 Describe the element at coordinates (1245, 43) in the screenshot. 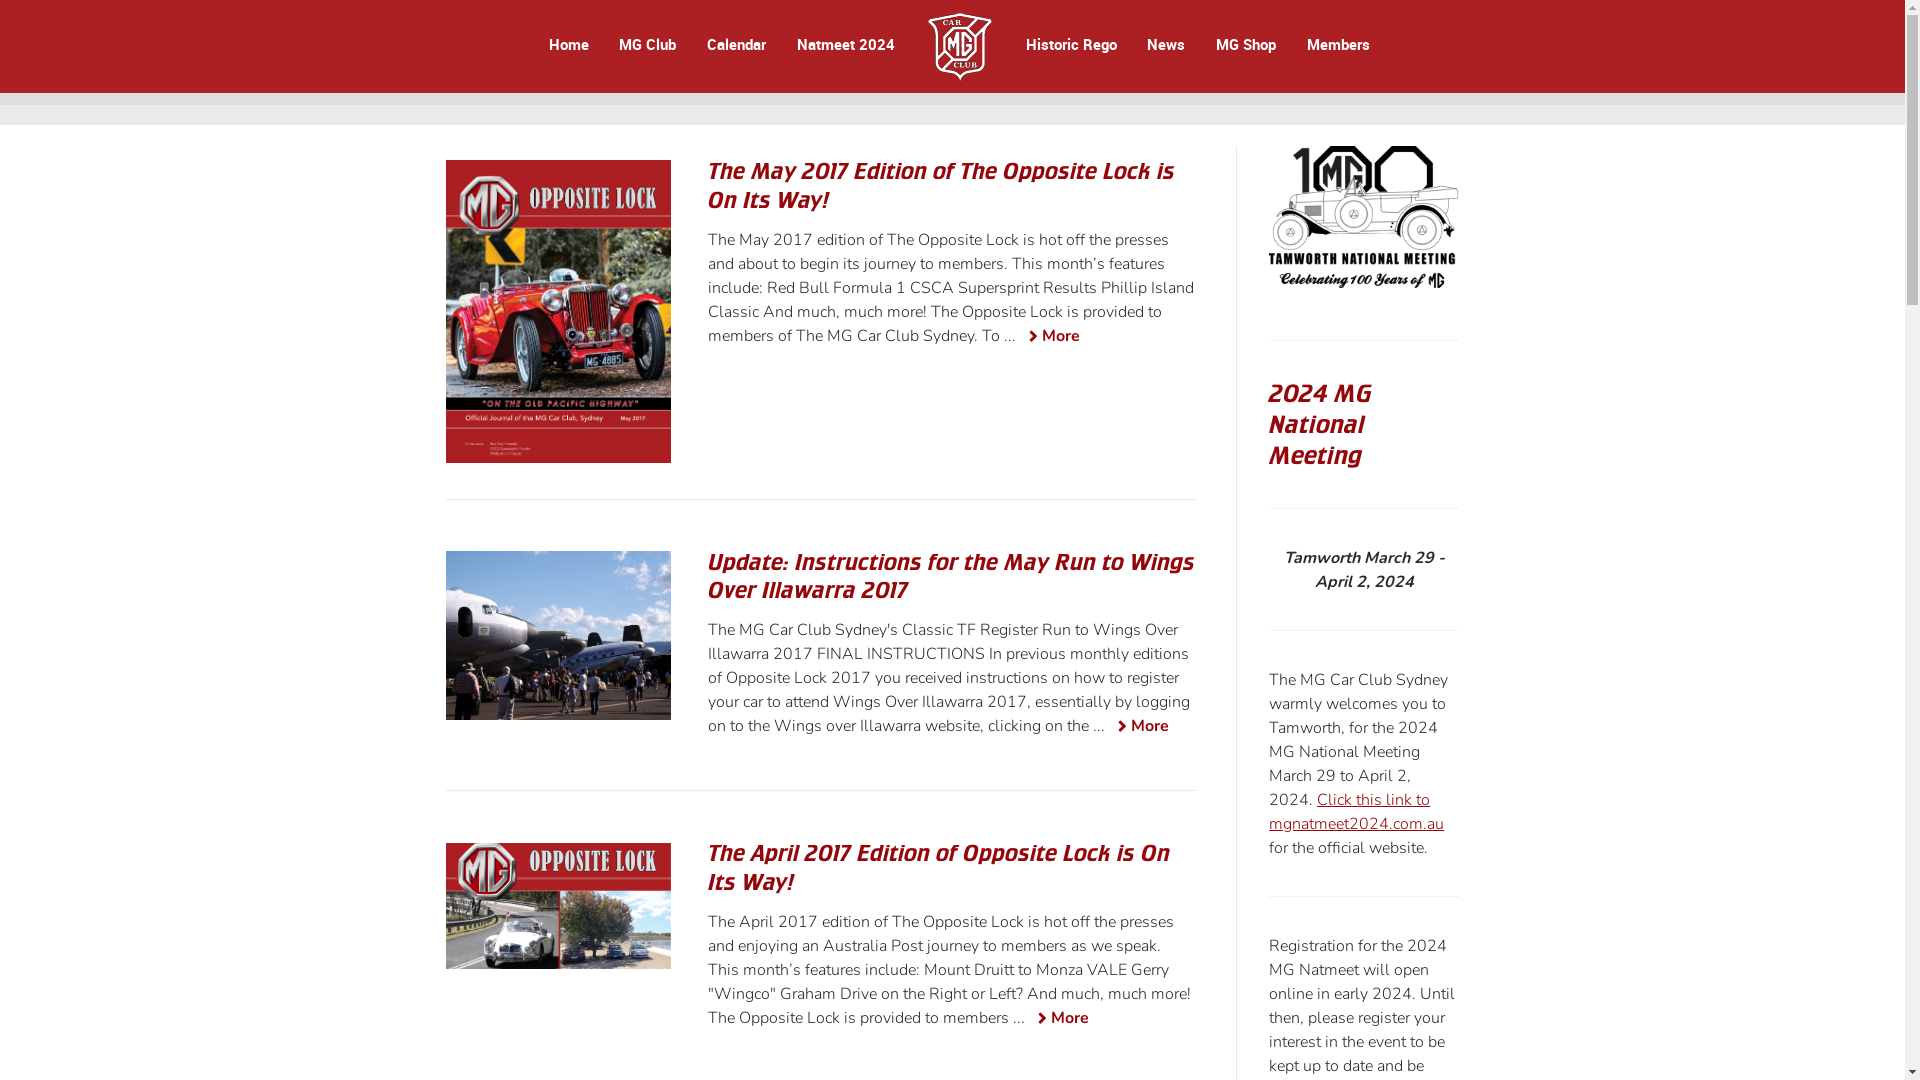

I see `'MG Shop'` at that location.